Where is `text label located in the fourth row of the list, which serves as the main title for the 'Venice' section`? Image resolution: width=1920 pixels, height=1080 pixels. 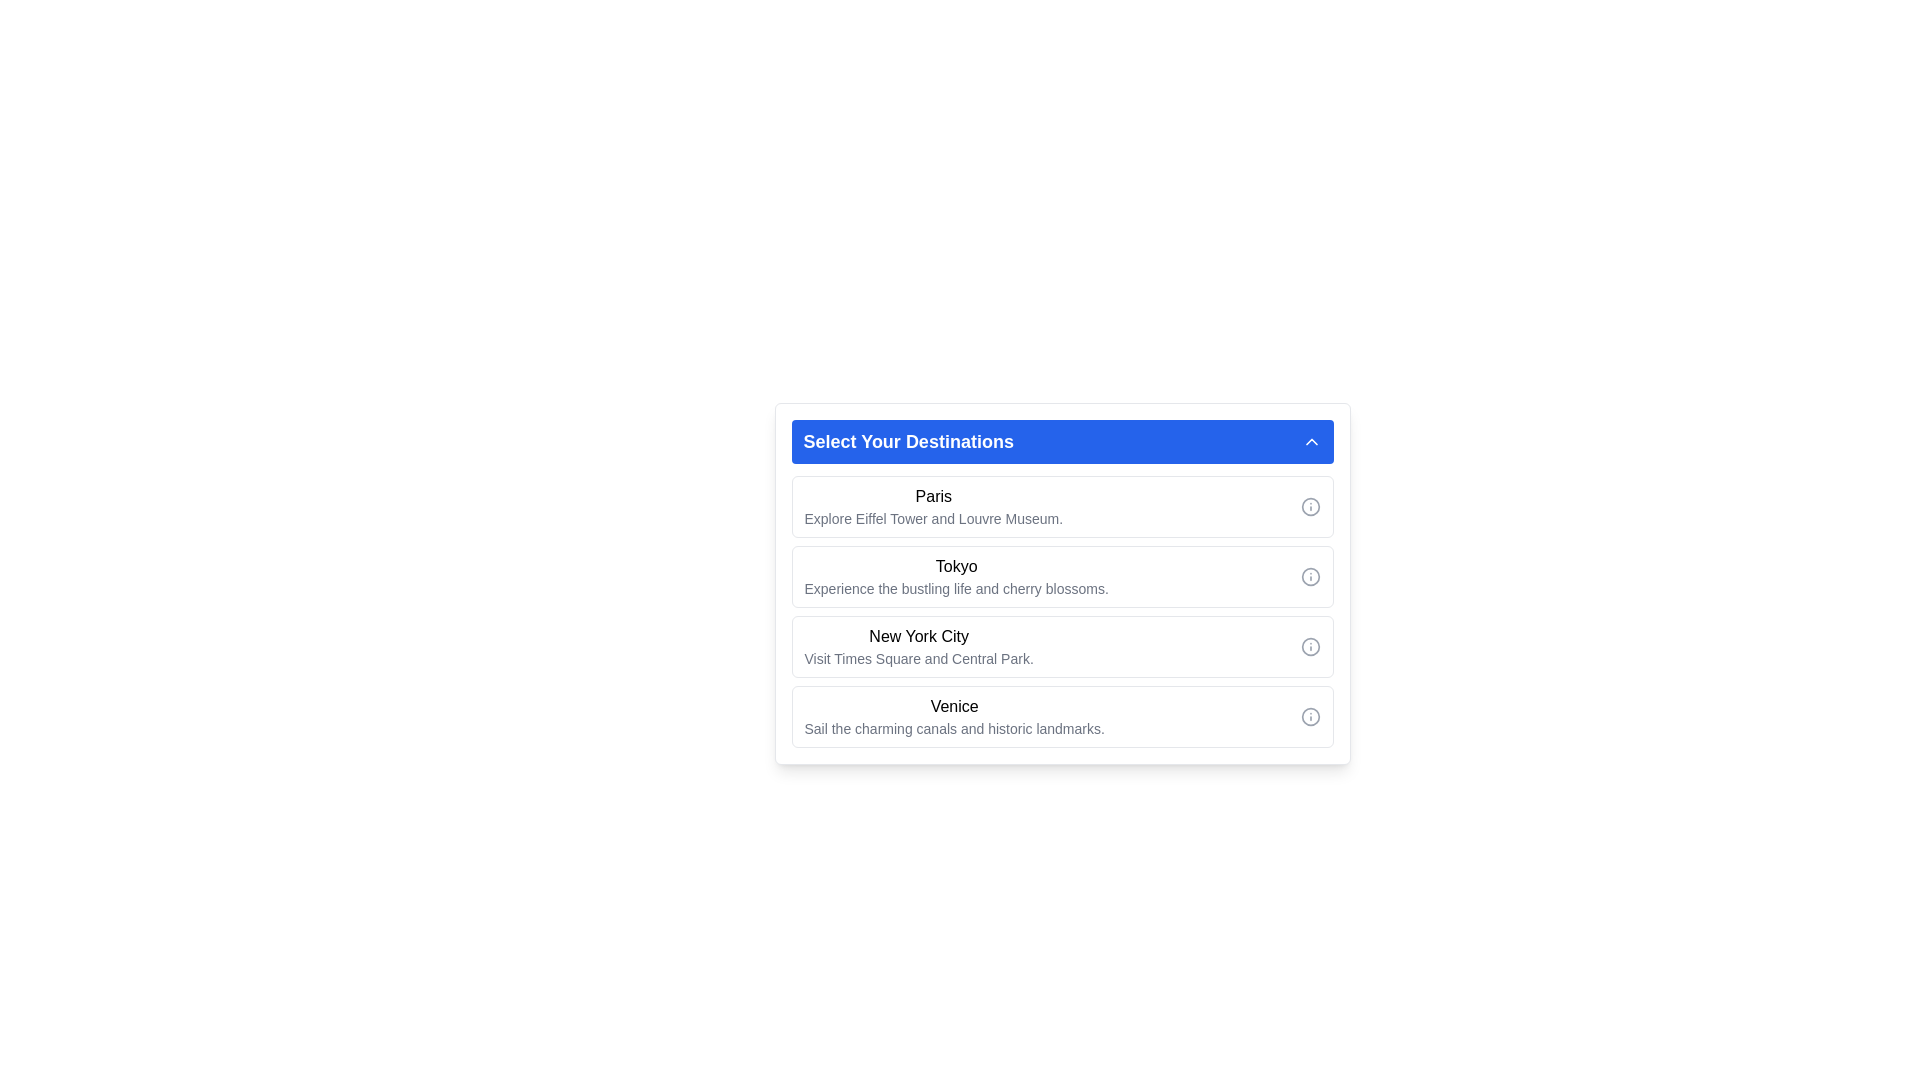
text label located in the fourth row of the list, which serves as the main title for the 'Venice' section is located at coordinates (953, 705).